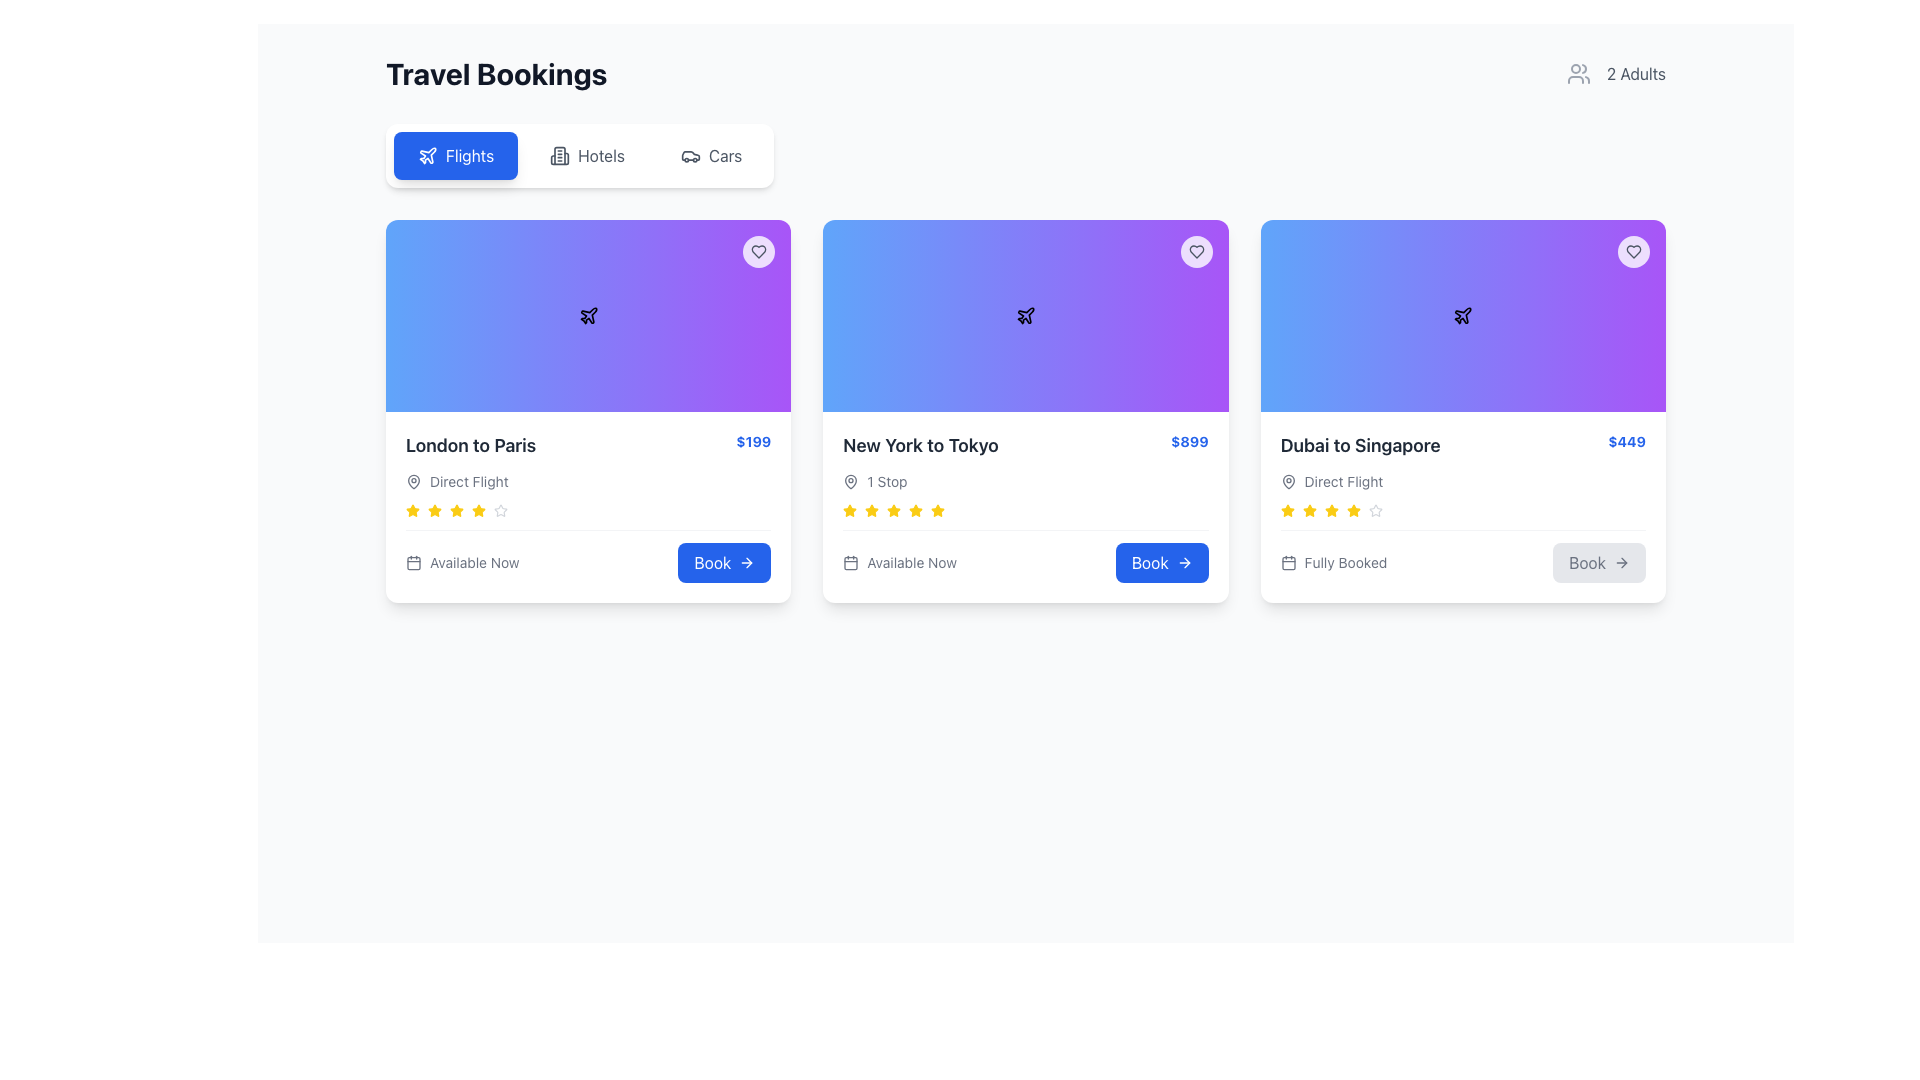  I want to click on the heart icon in the top-right corner of the 'Dubai to Singapore' card, so click(1633, 250).